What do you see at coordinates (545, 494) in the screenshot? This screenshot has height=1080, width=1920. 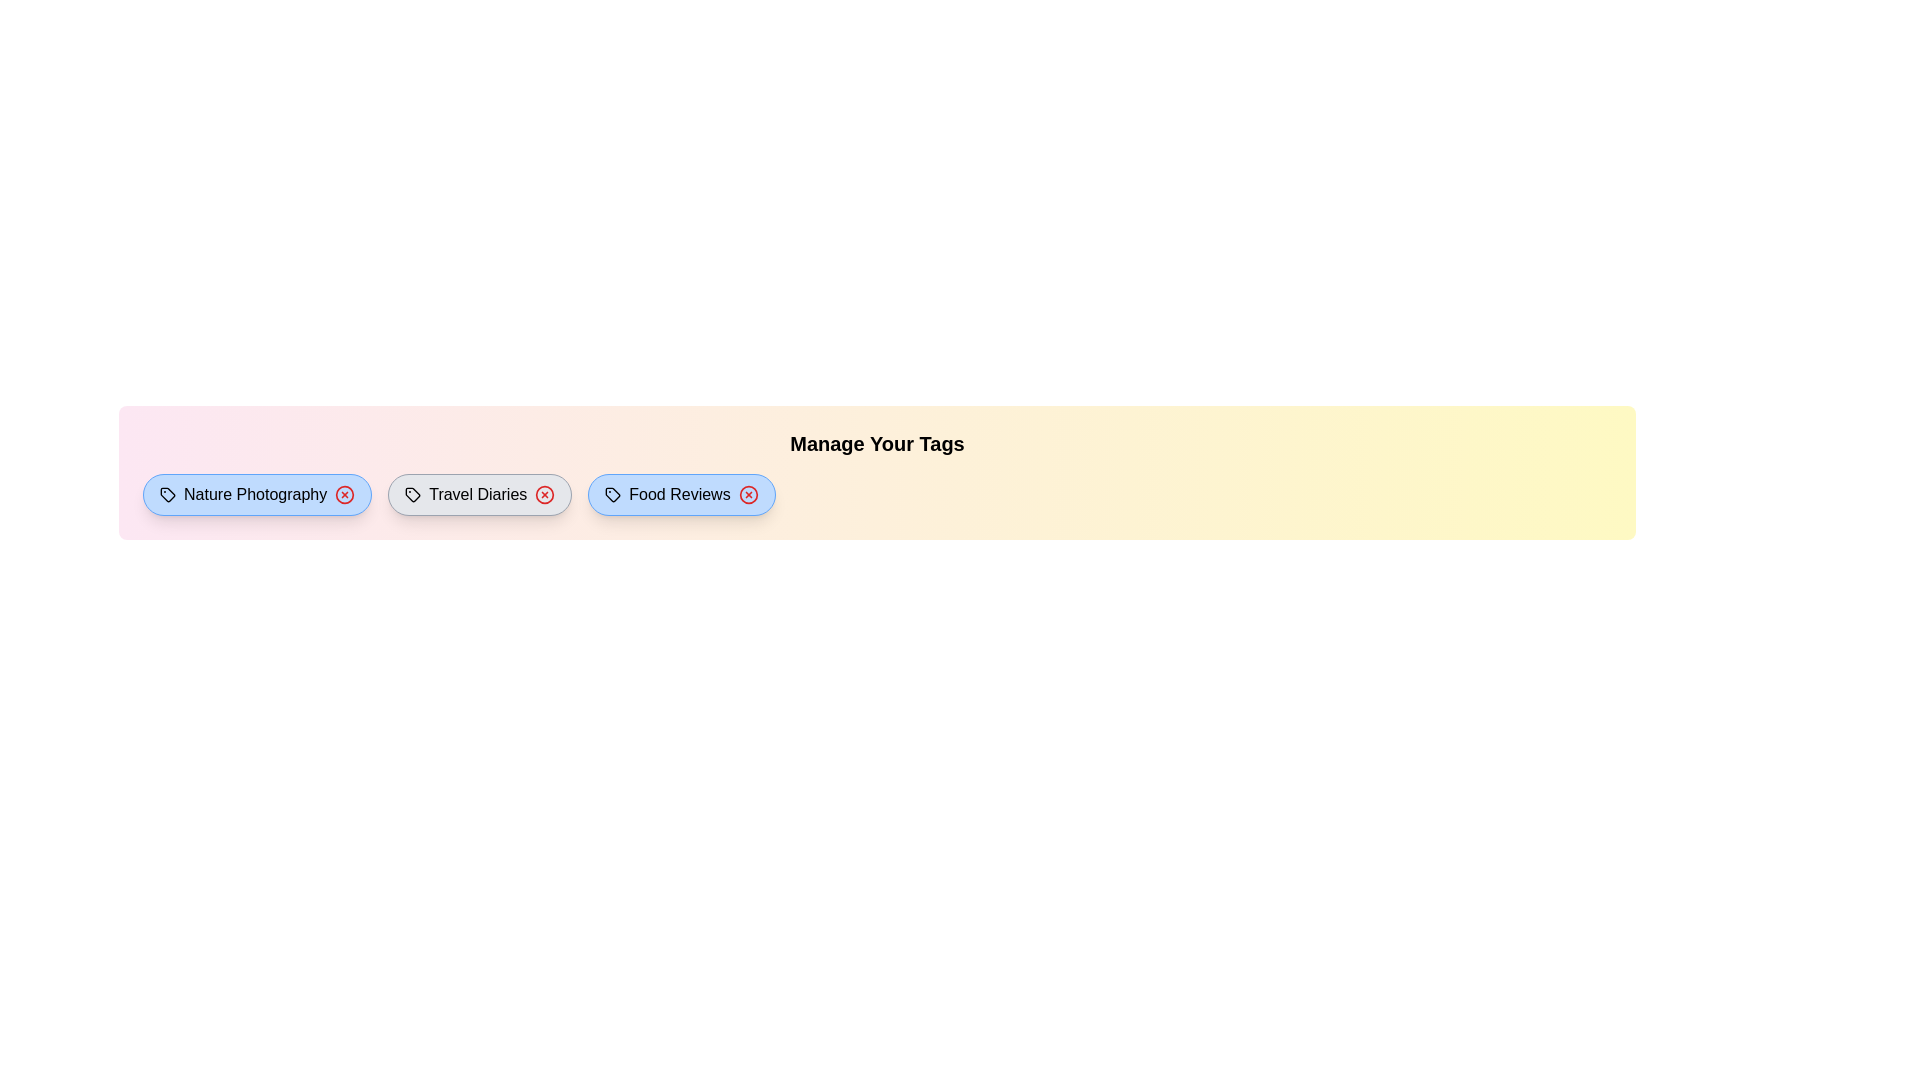 I see `the tag labeled Travel Diaries by clicking its close button` at bounding box center [545, 494].